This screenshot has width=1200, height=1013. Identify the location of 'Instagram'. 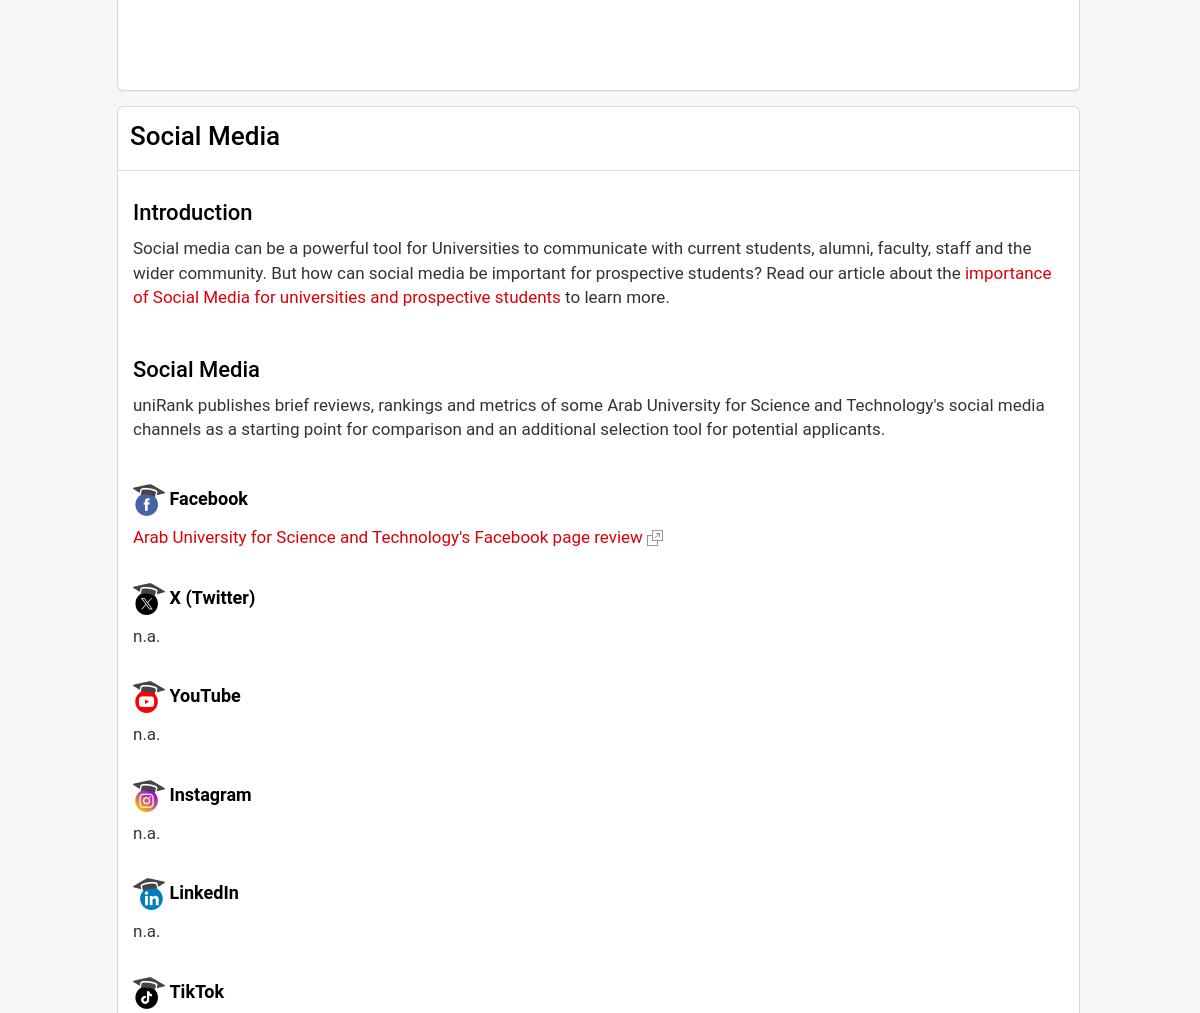
(209, 793).